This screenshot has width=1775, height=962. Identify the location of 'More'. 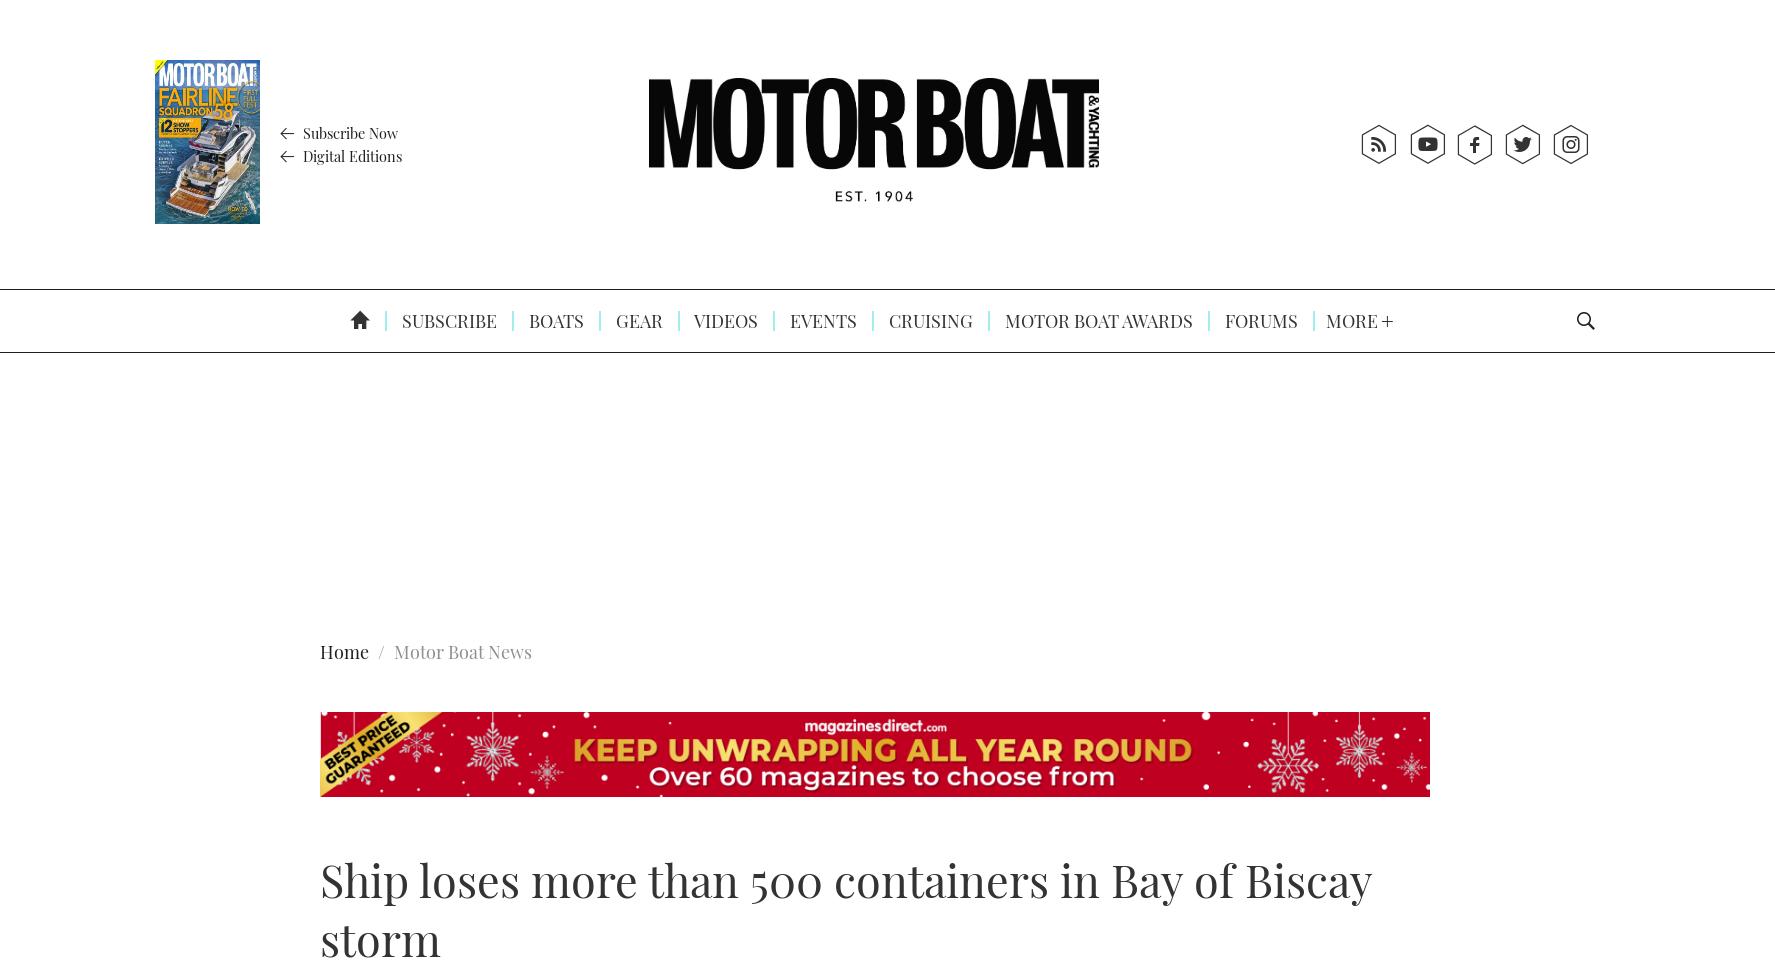
(1352, 320).